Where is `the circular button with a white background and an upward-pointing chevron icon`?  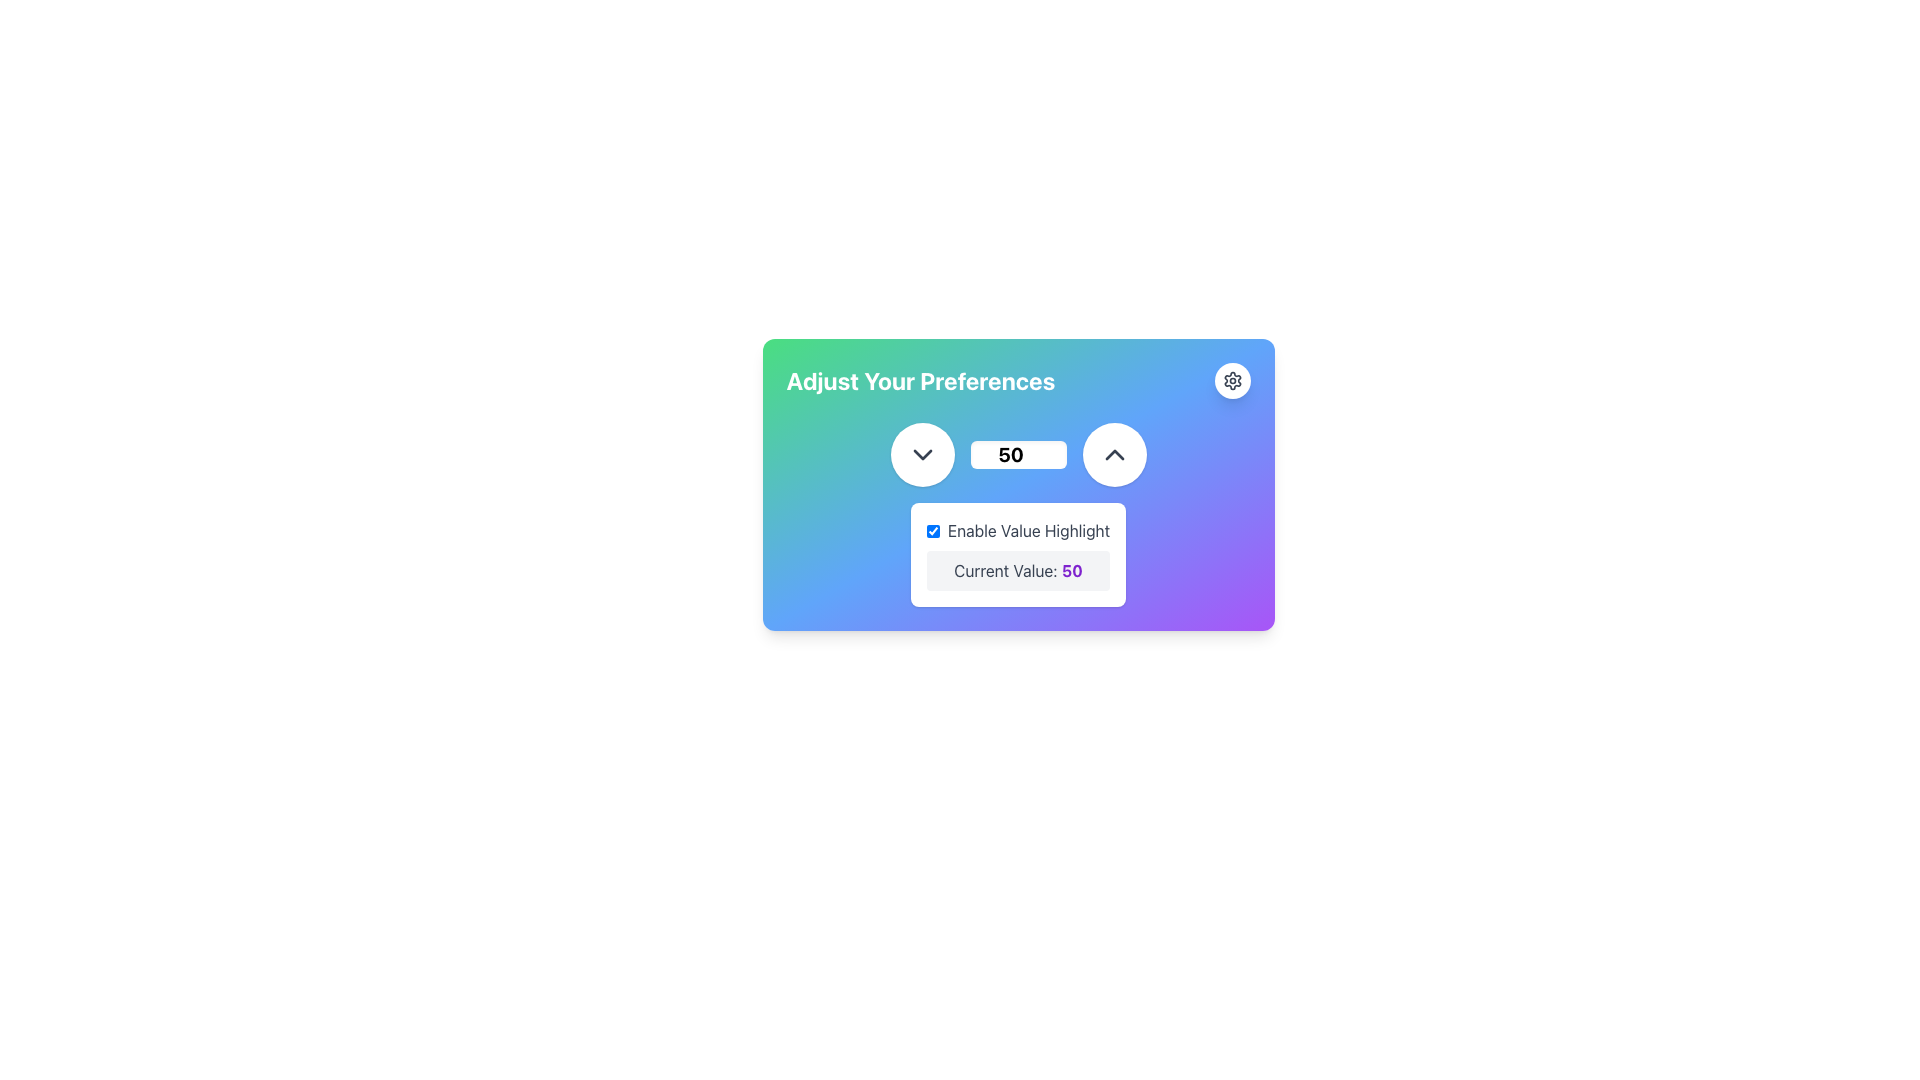 the circular button with a white background and an upward-pointing chevron icon is located at coordinates (1113, 455).